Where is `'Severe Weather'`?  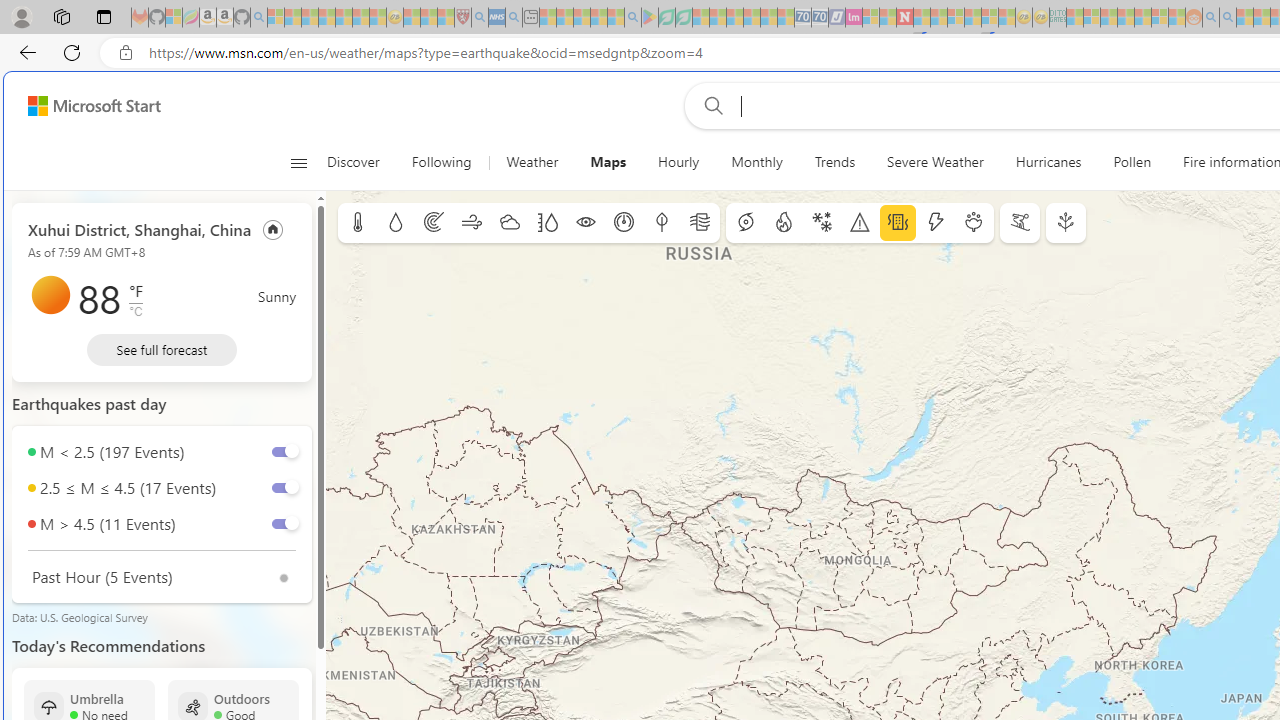 'Severe Weather' is located at coordinates (934, 162).